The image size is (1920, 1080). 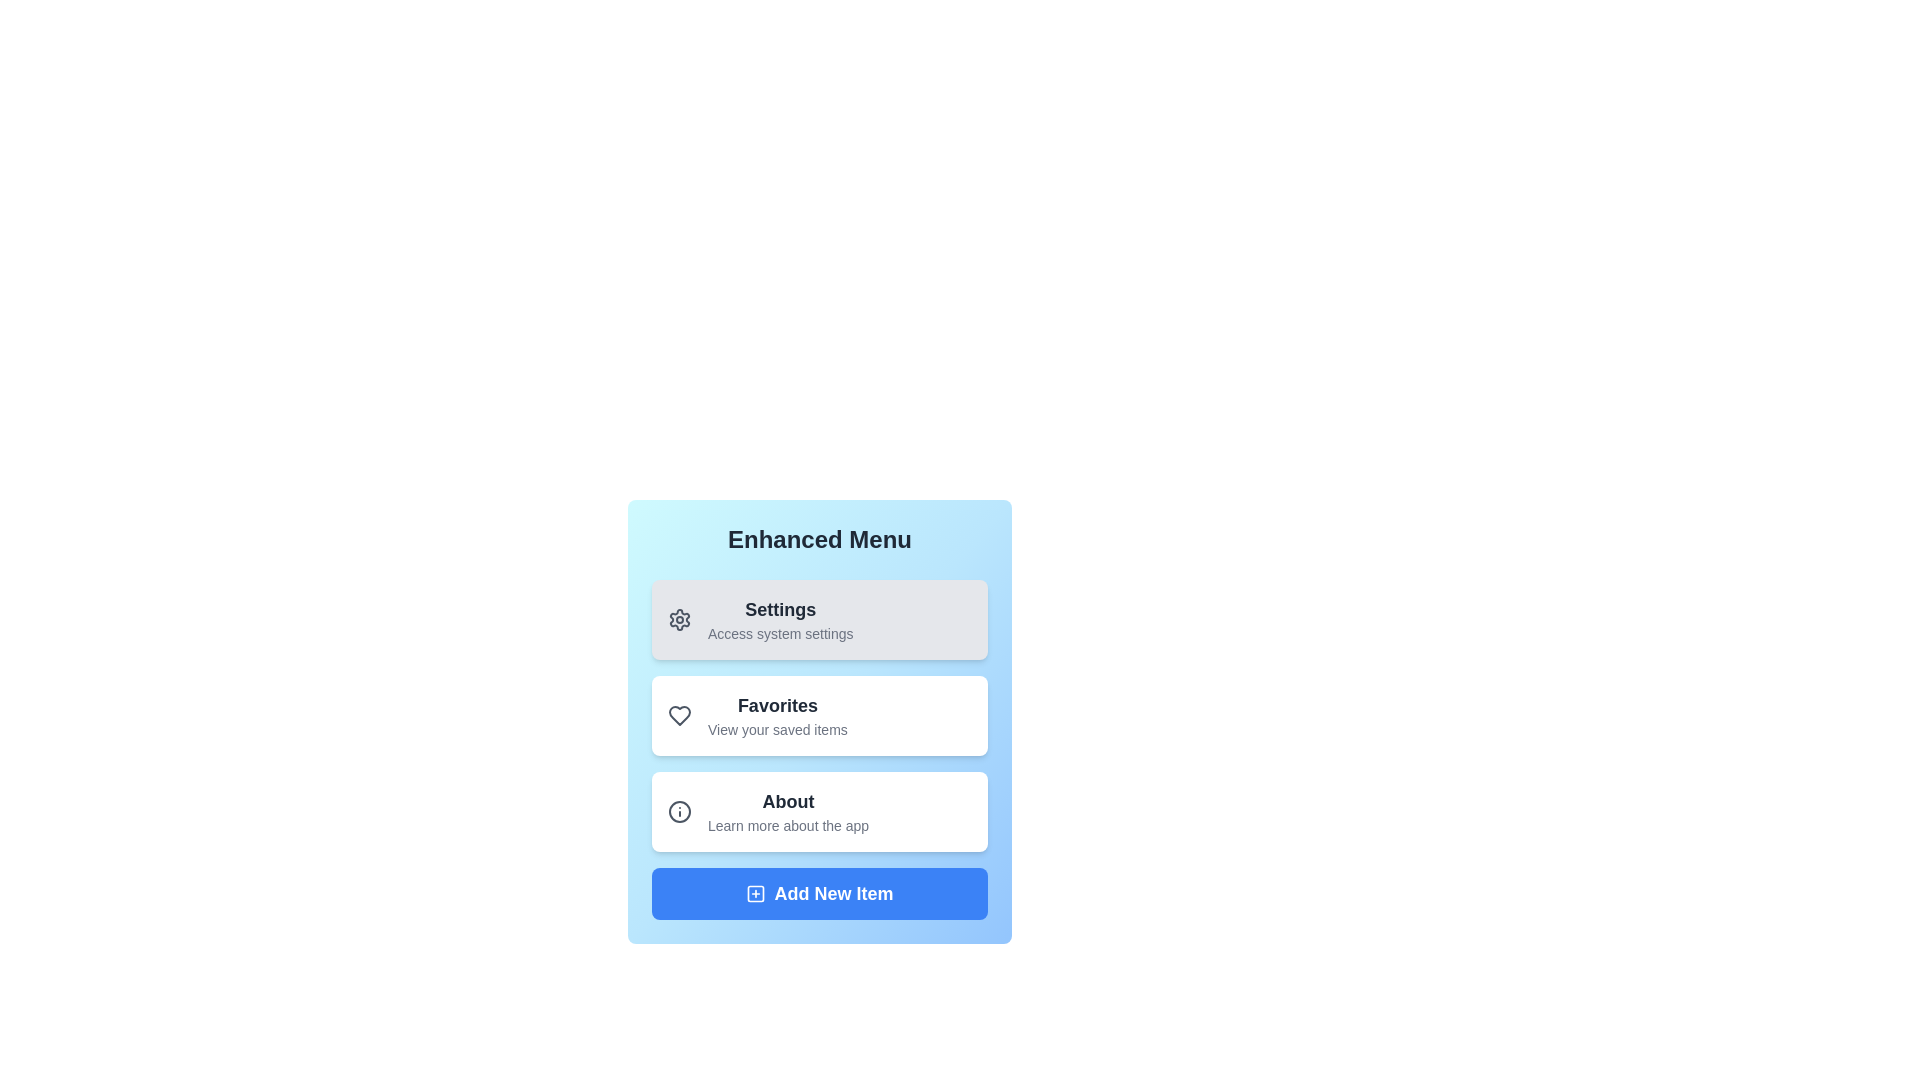 I want to click on the menu item labeled 'About' to activate it, so click(x=820, y=812).